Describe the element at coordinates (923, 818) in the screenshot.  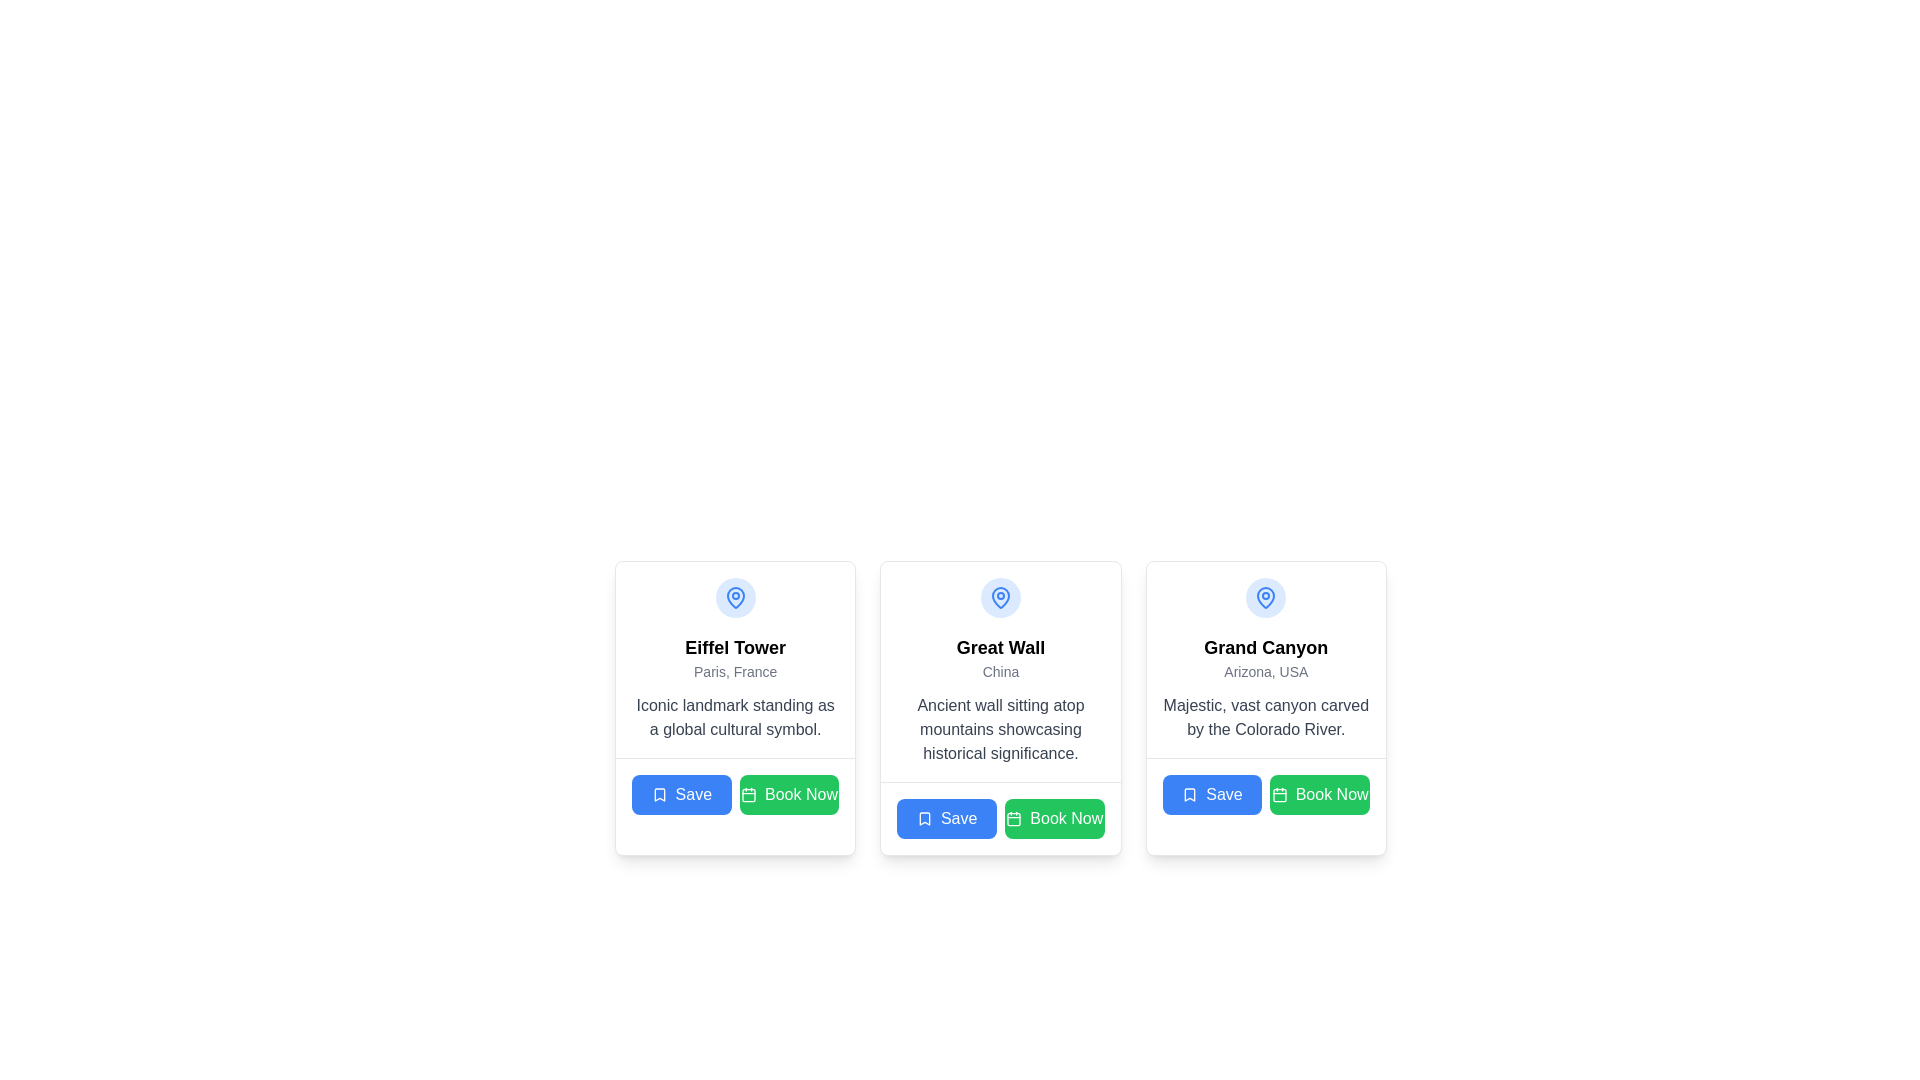
I see `the bookmark-shaped icon with a minimalist black outline located in the card titled 'Great Wall', positioned above the 'Save' button` at that location.